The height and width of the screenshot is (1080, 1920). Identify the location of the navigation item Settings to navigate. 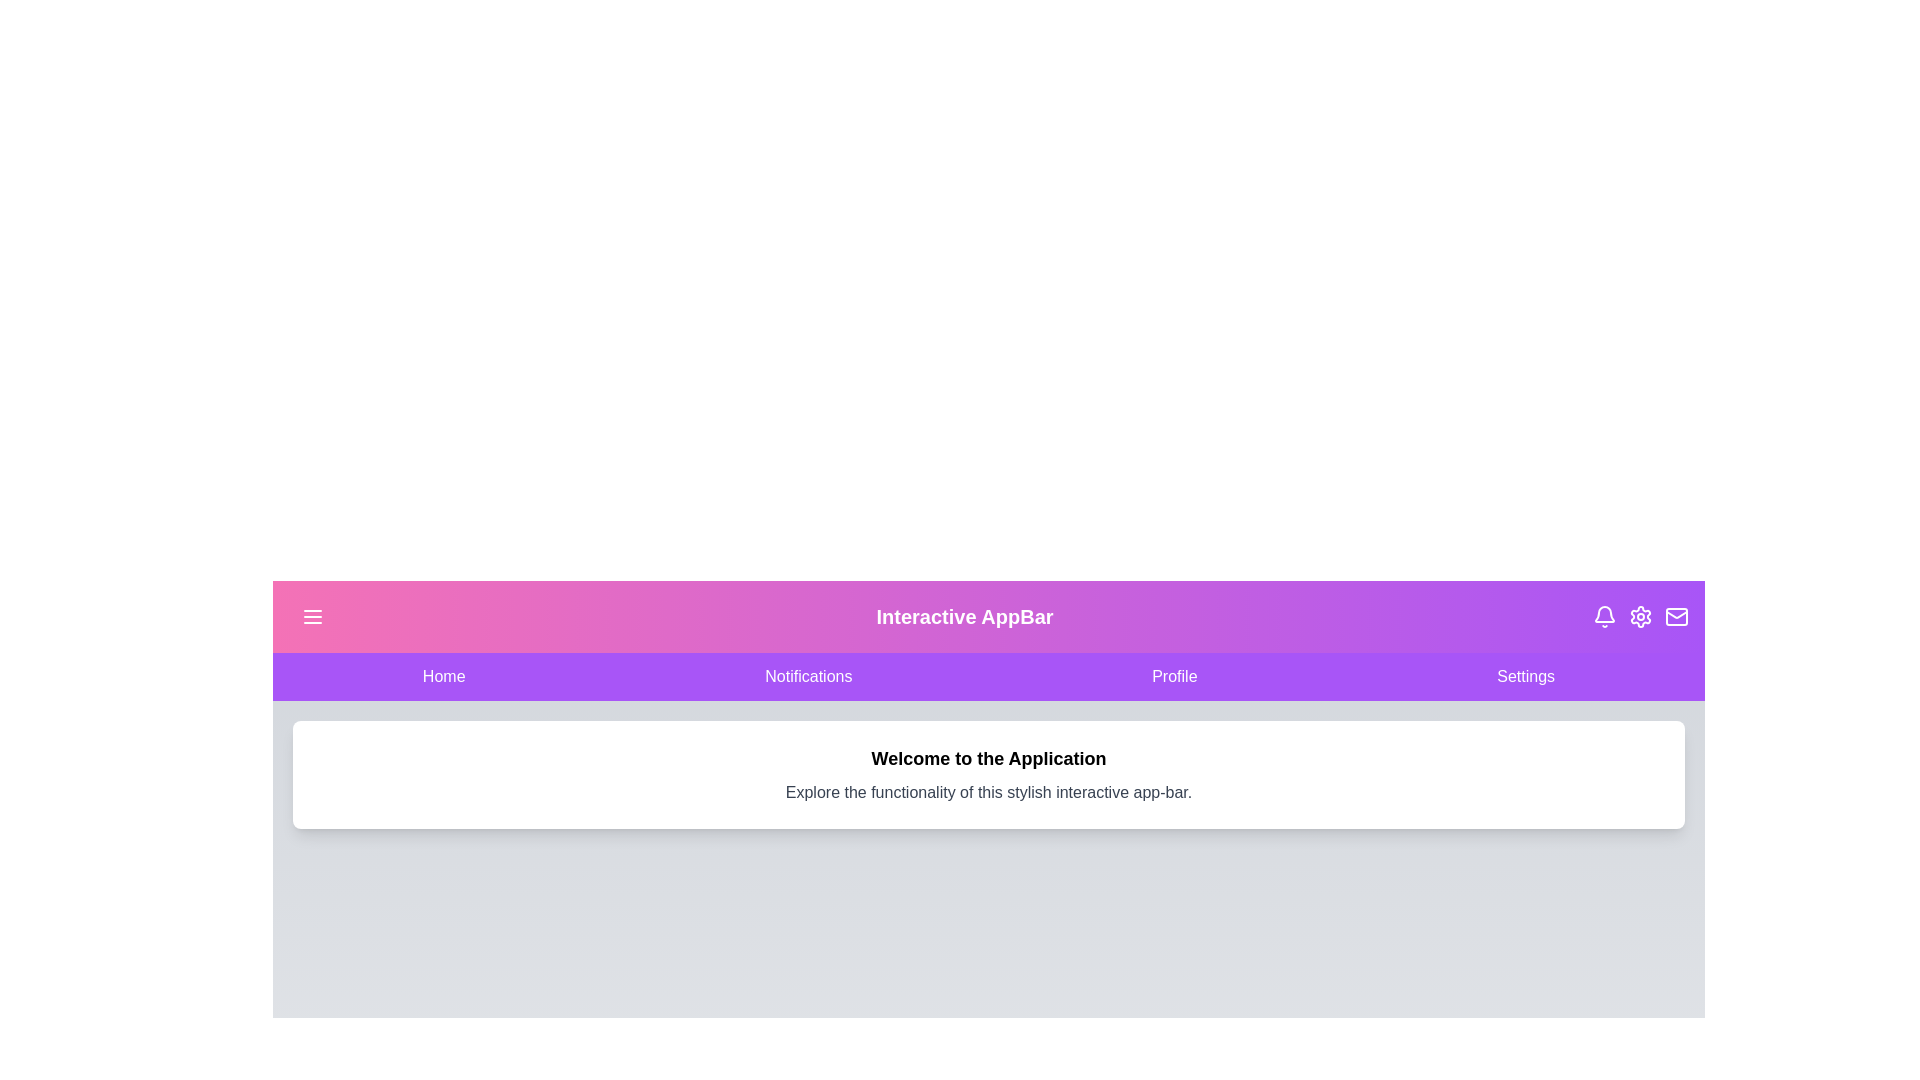
(1525, 676).